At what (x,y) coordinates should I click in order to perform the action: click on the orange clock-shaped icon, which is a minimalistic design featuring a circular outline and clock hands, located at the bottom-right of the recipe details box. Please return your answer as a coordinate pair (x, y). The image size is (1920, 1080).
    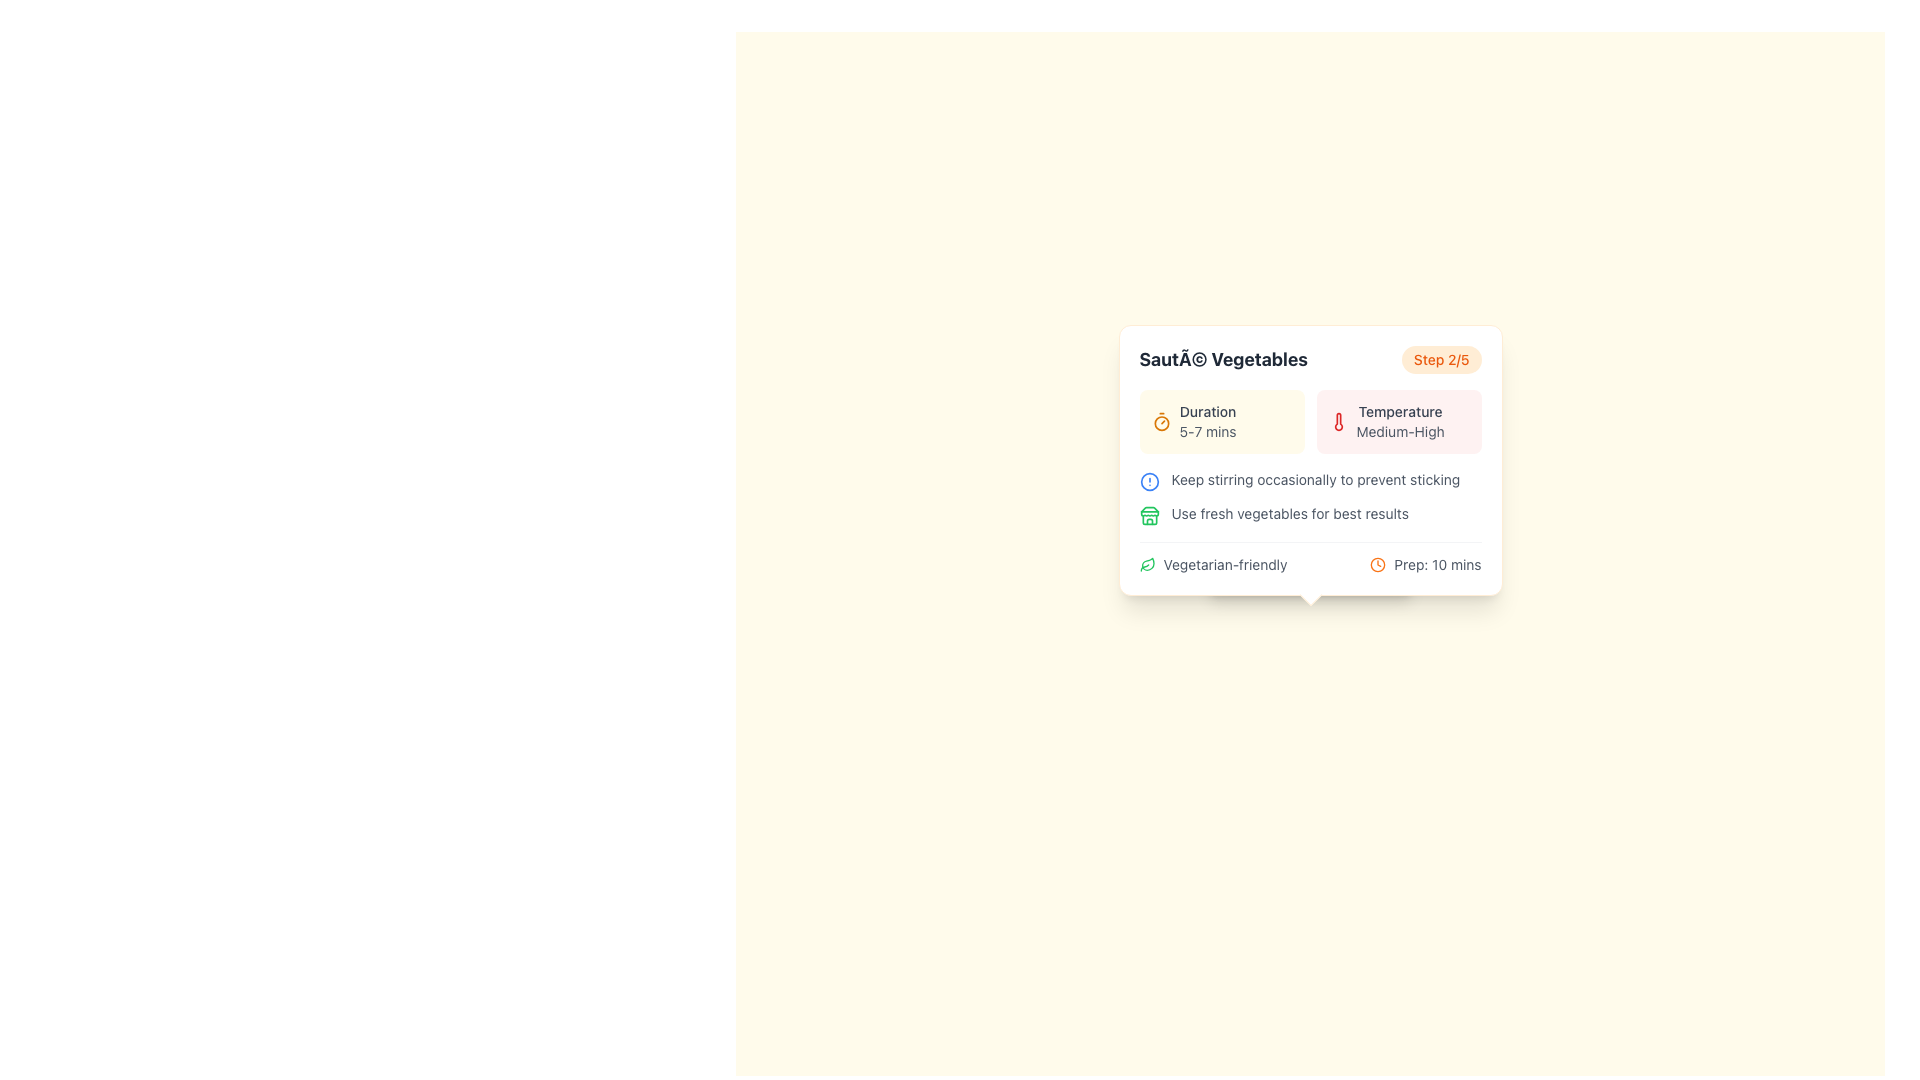
    Looking at the image, I should click on (1377, 564).